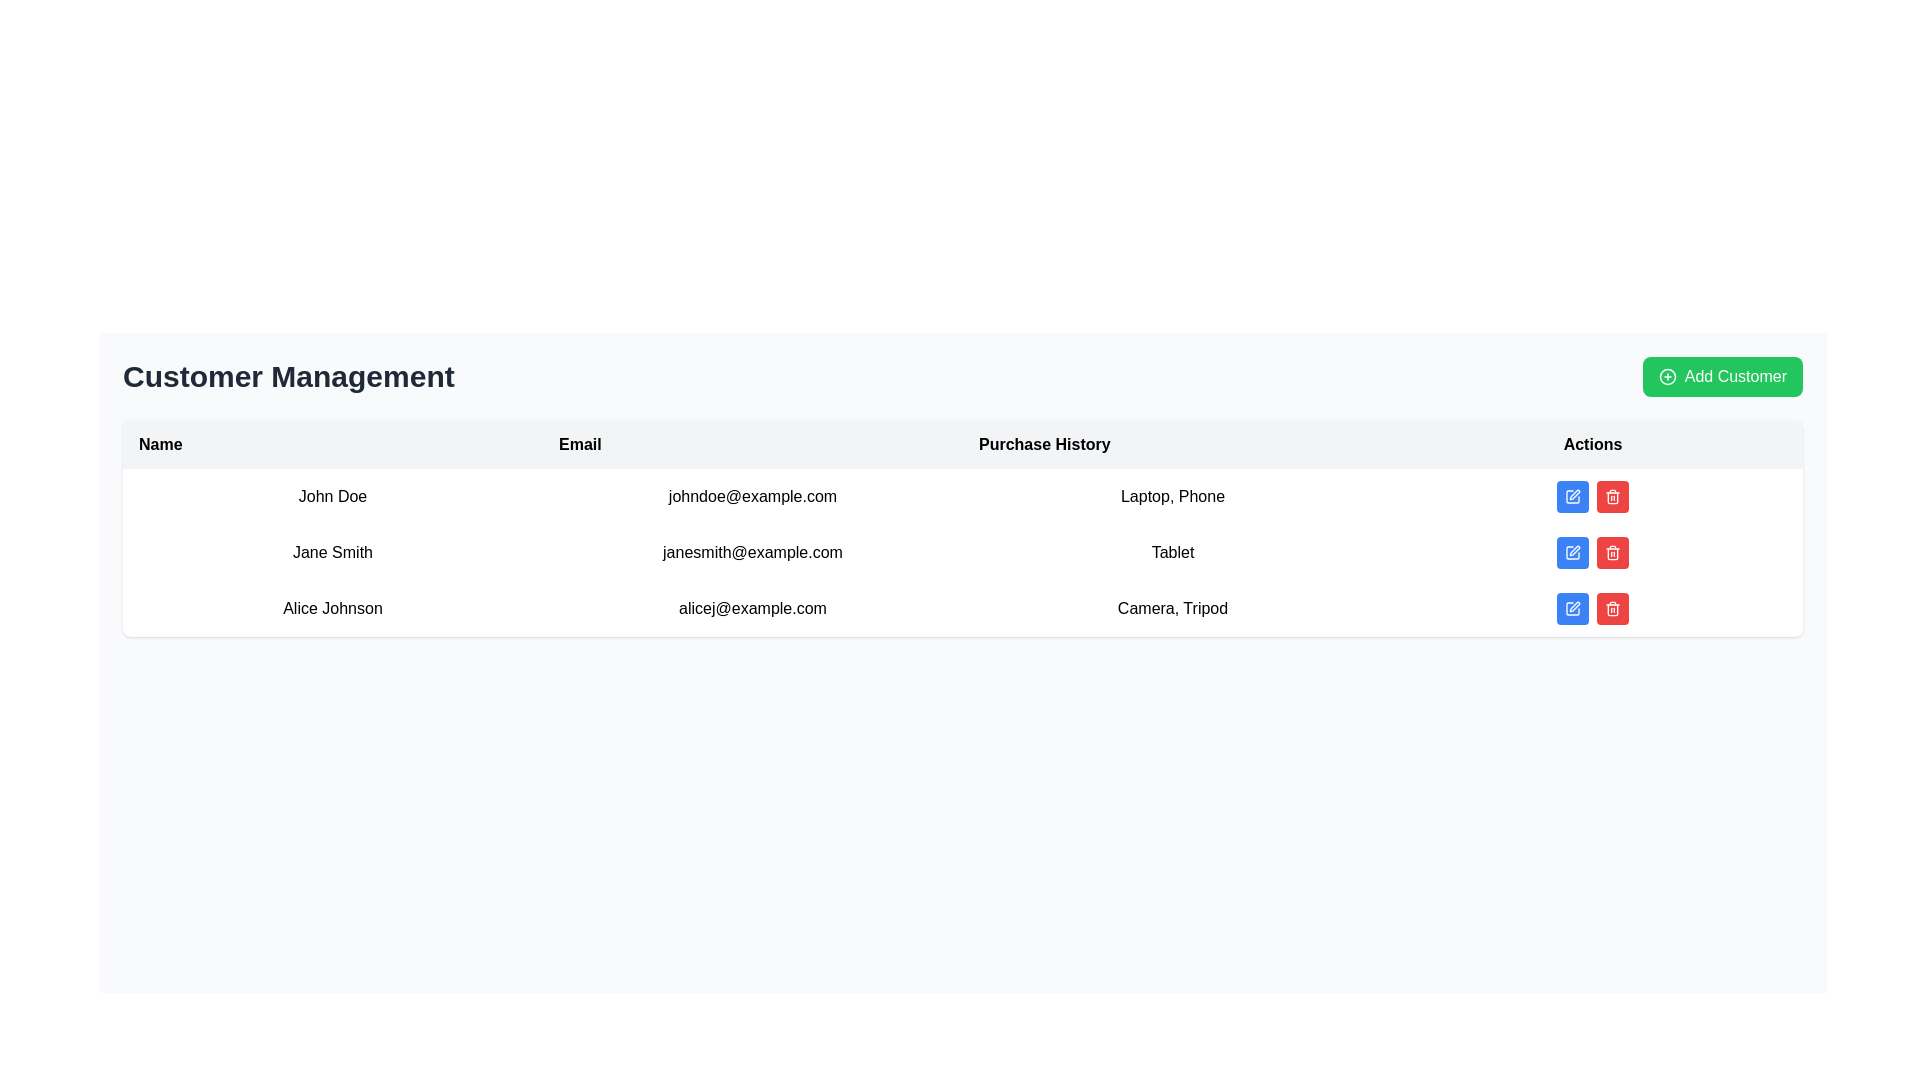 The width and height of the screenshot is (1920, 1080). I want to click on the edit button in the third row of the customer management table to modify the user's entry, which is located below the row featuring 'Jane Smith', so click(963, 608).